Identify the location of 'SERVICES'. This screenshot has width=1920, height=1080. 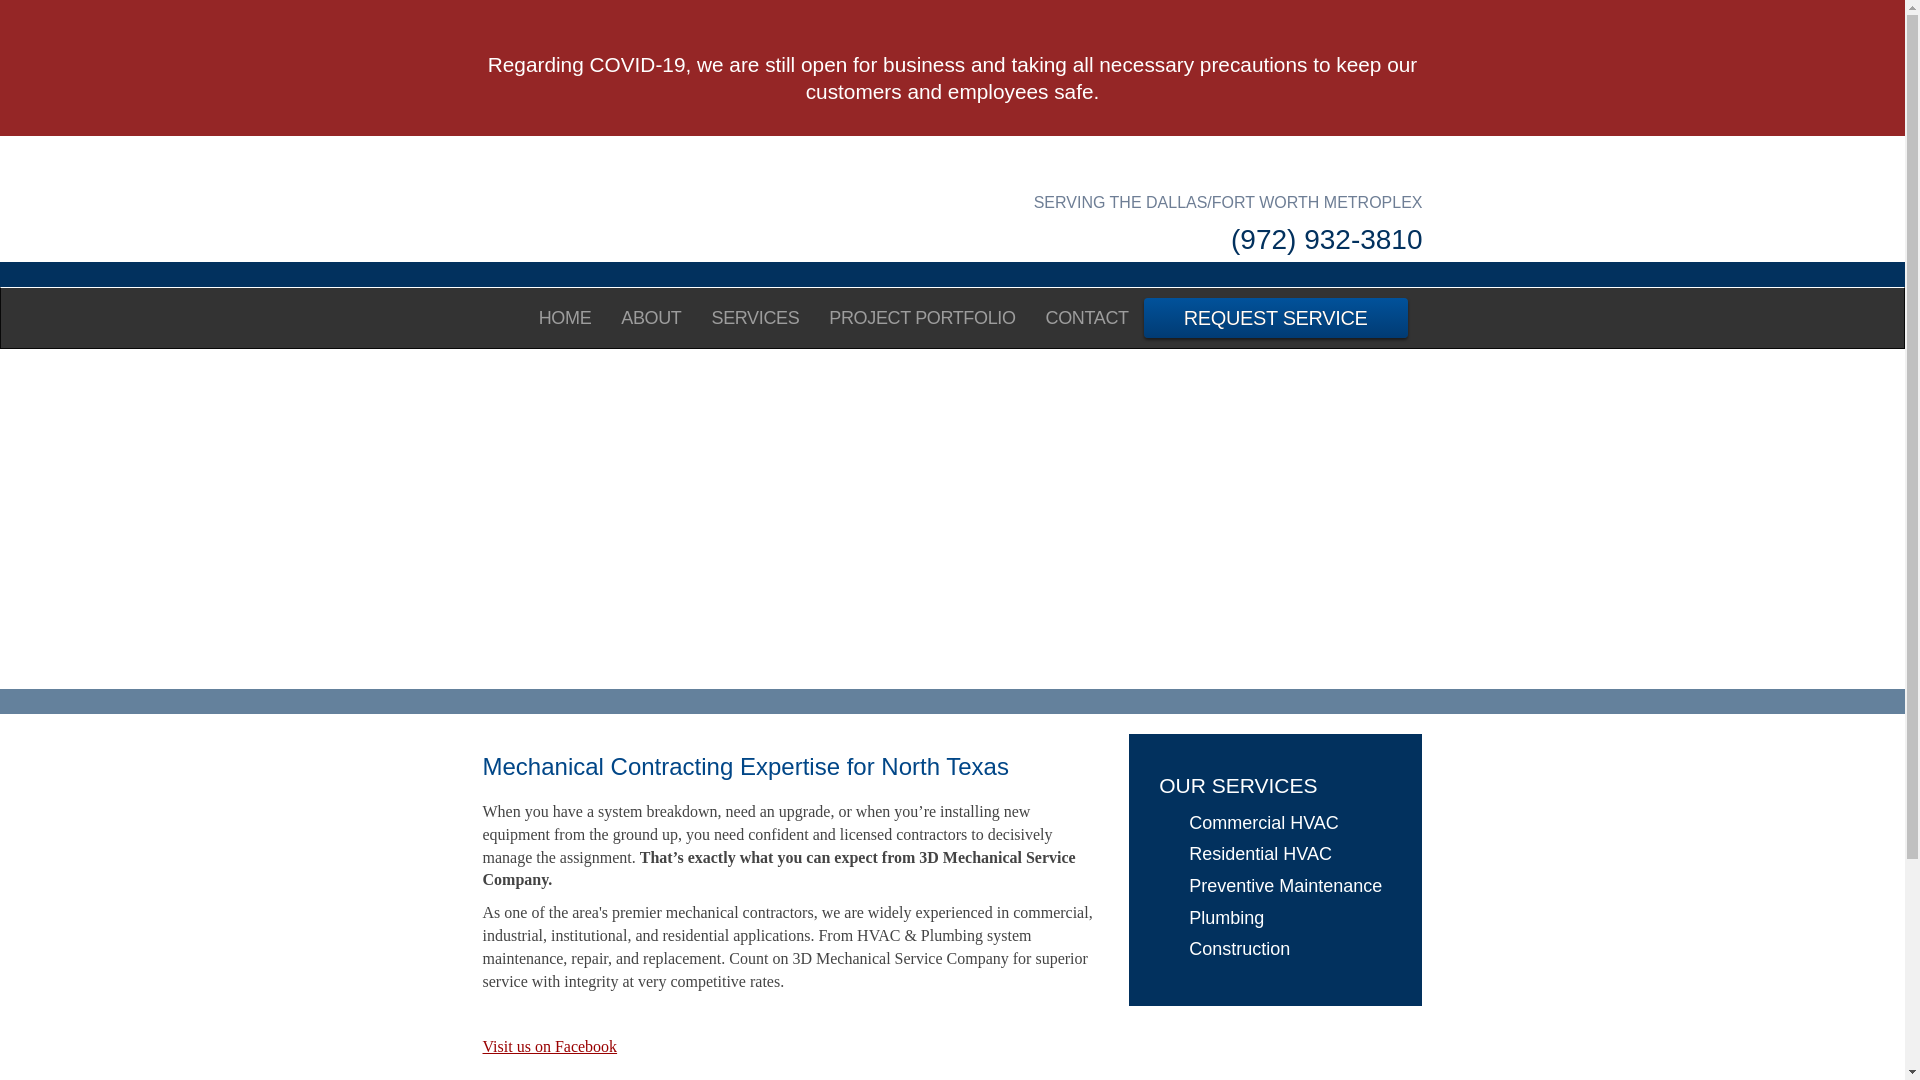
(753, 316).